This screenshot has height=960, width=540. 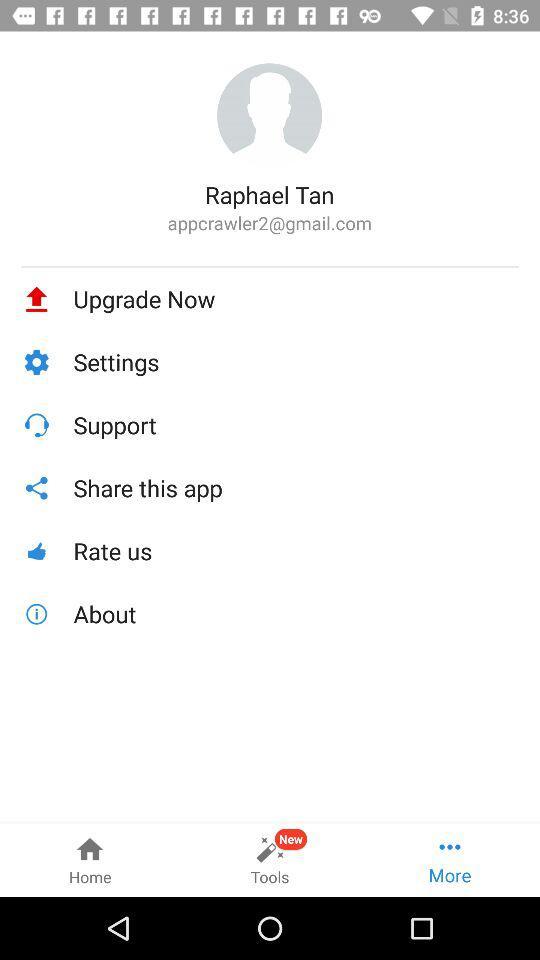 I want to click on the rate us, so click(x=295, y=551).